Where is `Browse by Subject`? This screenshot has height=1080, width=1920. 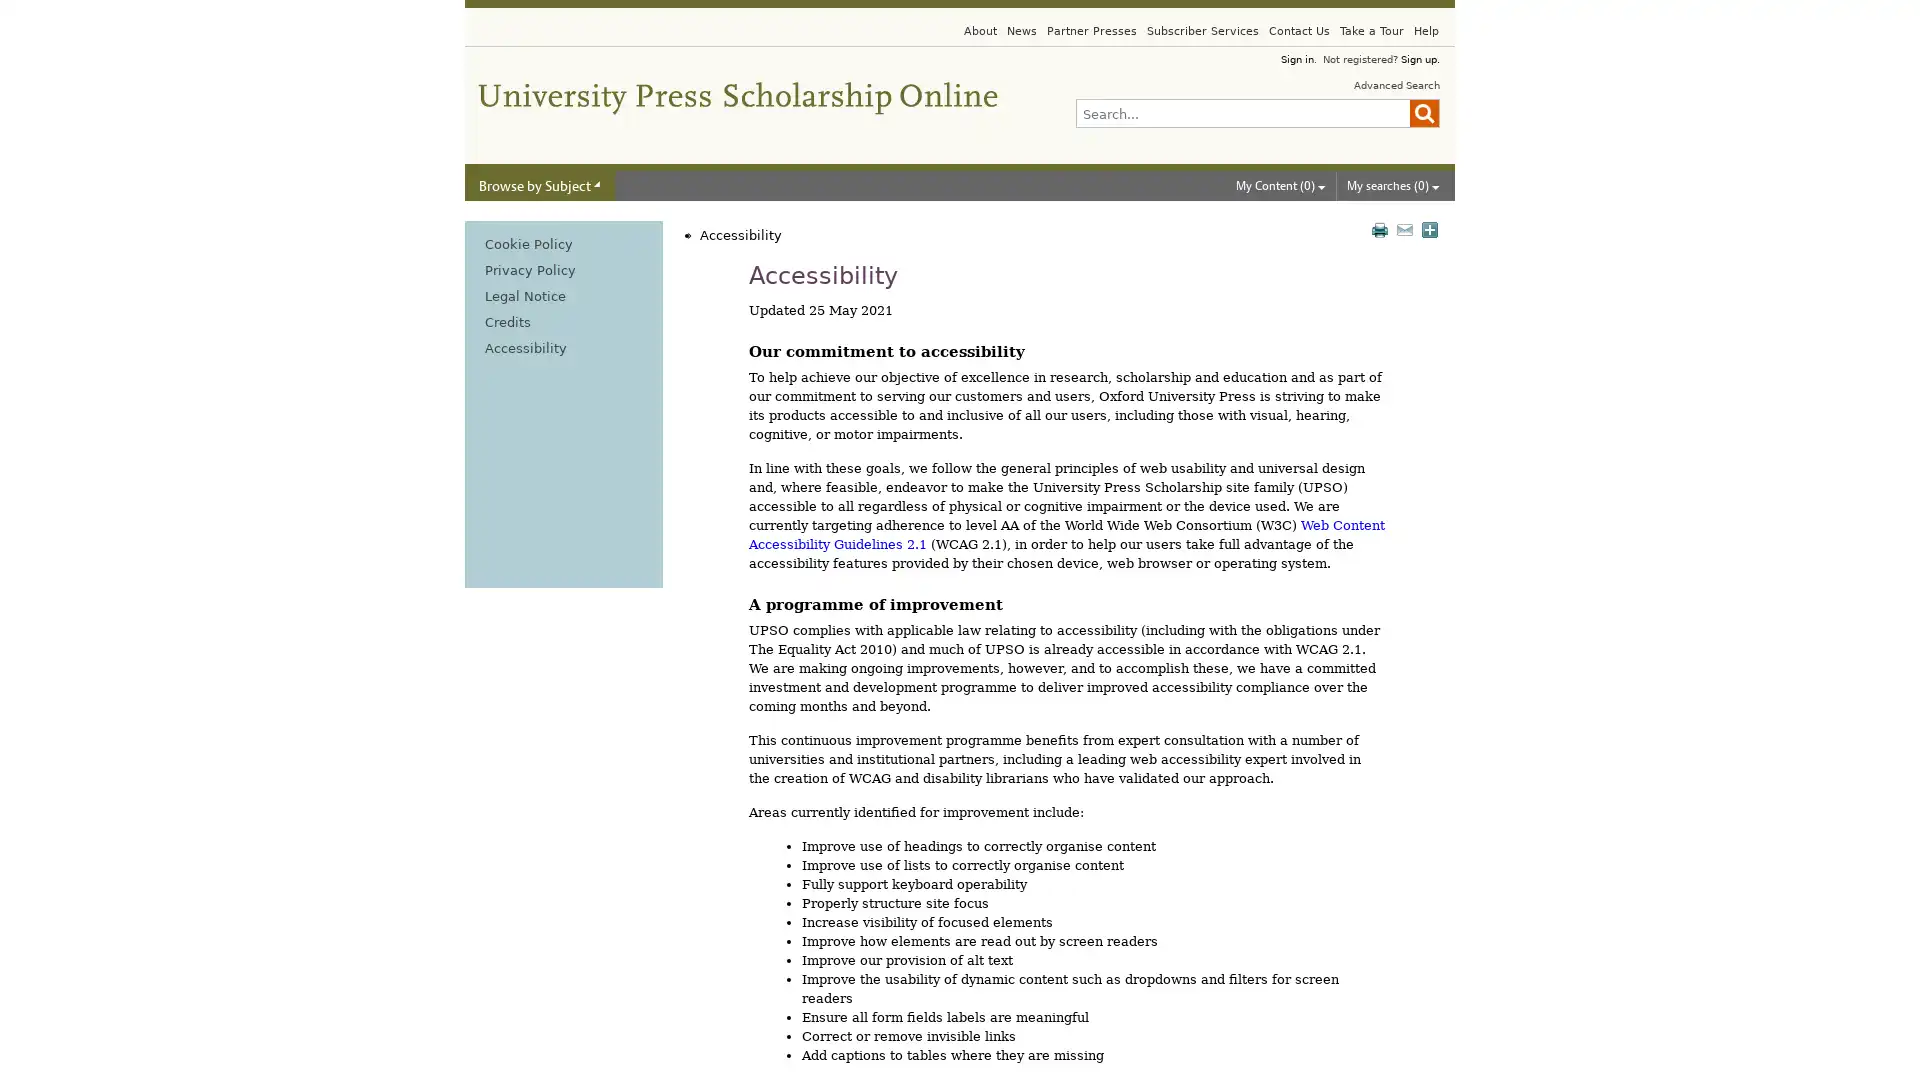 Browse by Subject is located at coordinates (539, 185).